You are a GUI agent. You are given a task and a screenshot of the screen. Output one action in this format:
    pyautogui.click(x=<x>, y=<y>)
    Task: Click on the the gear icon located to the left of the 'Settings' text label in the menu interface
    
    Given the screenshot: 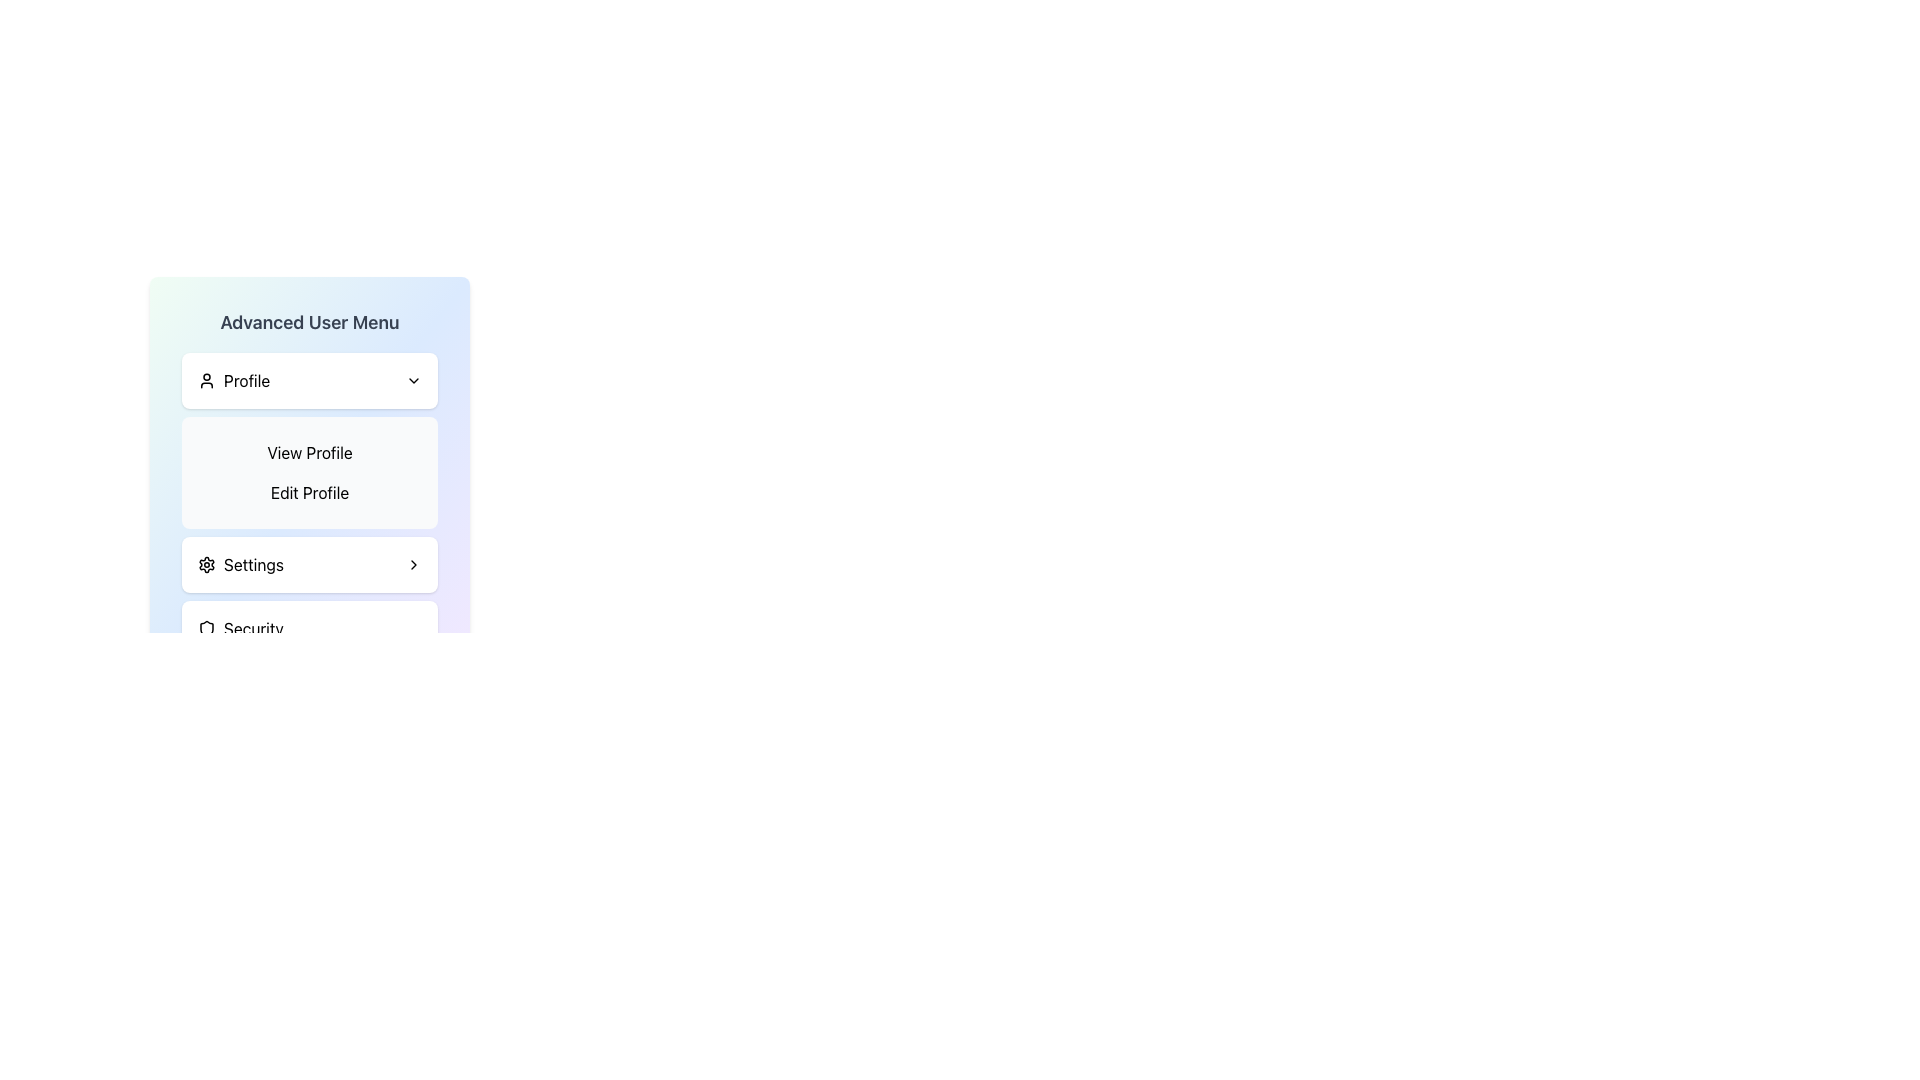 What is the action you would take?
    pyautogui.click(x=206, y=564)
    